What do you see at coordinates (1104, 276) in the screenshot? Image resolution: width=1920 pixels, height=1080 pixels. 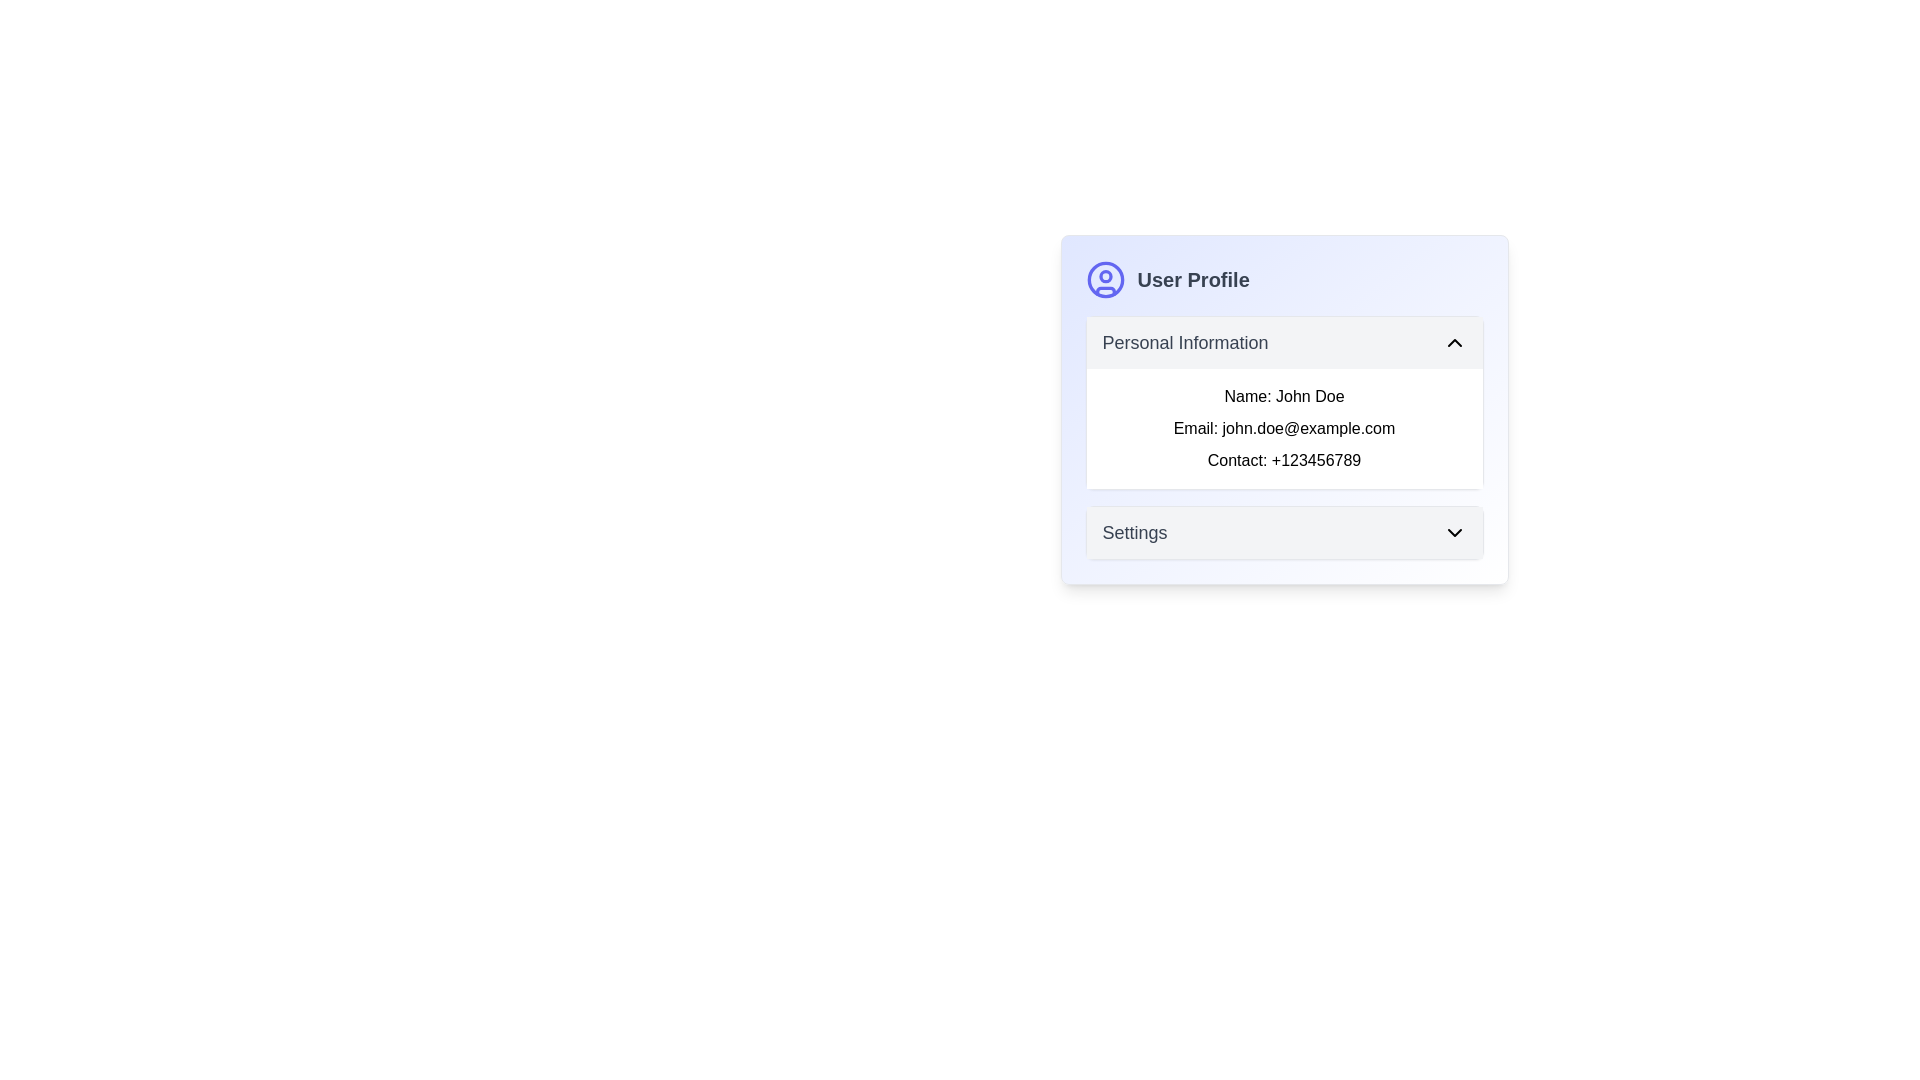 I see `the inner circle representing the head in the user avatar icon located at the top-left corner of the 'User Profile' section, above the text 'User Profile'` at bounding box center [1104, 276].